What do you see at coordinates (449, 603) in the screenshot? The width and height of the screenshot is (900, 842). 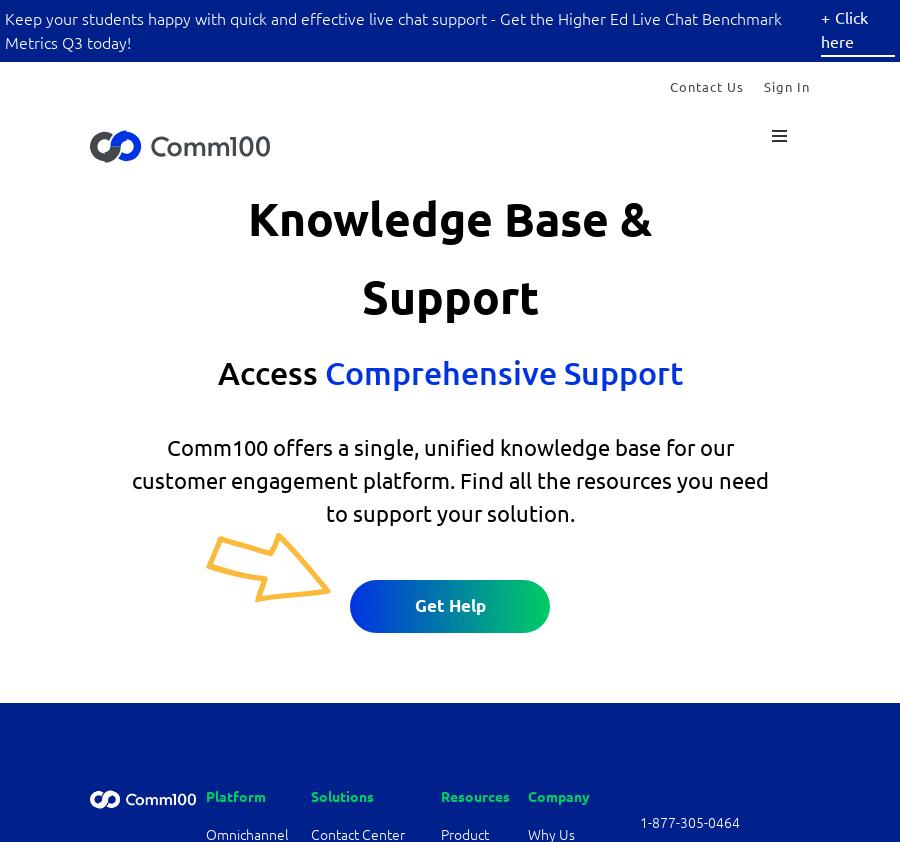 I see `'Get Help'` at bounding box center [449, 603].